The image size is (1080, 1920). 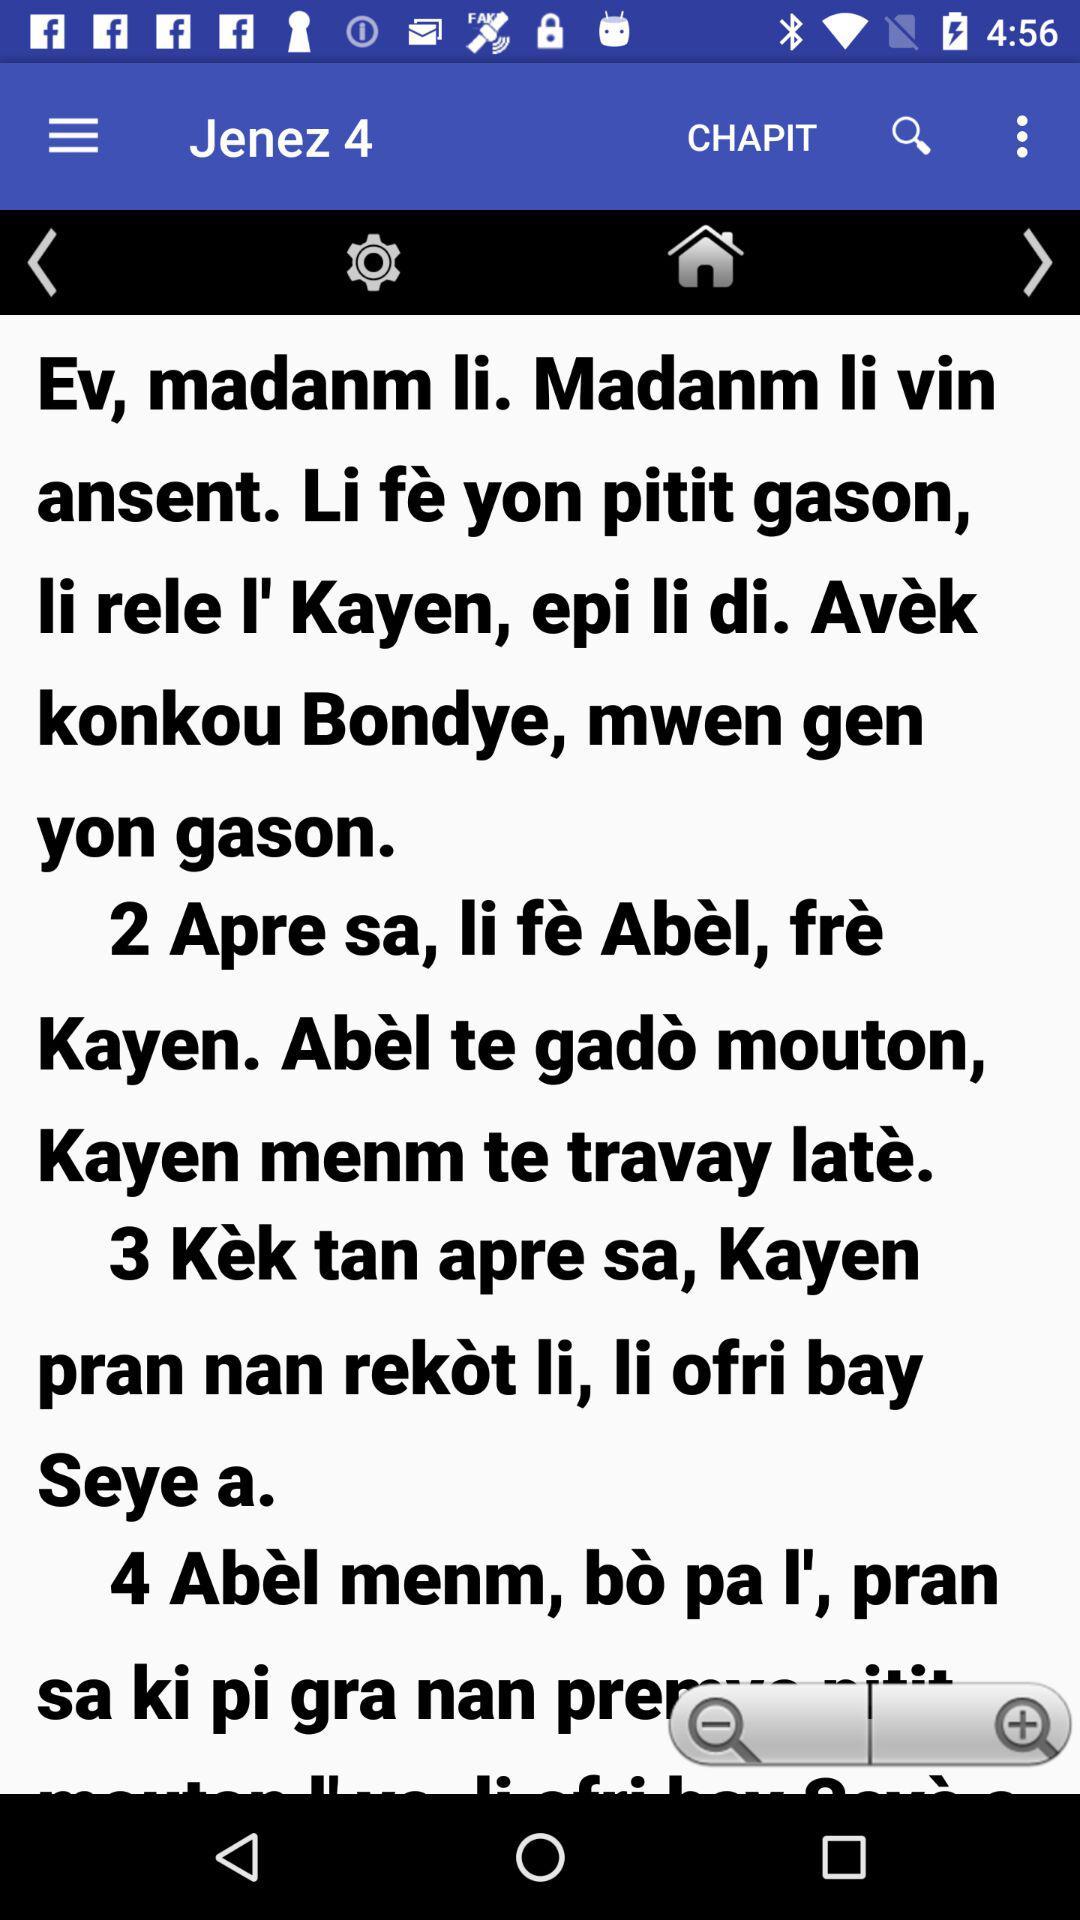 What do you see at coordinates (752, 135) in the screenshot?
I see `chapit icon` at bounding box center [752, 135].